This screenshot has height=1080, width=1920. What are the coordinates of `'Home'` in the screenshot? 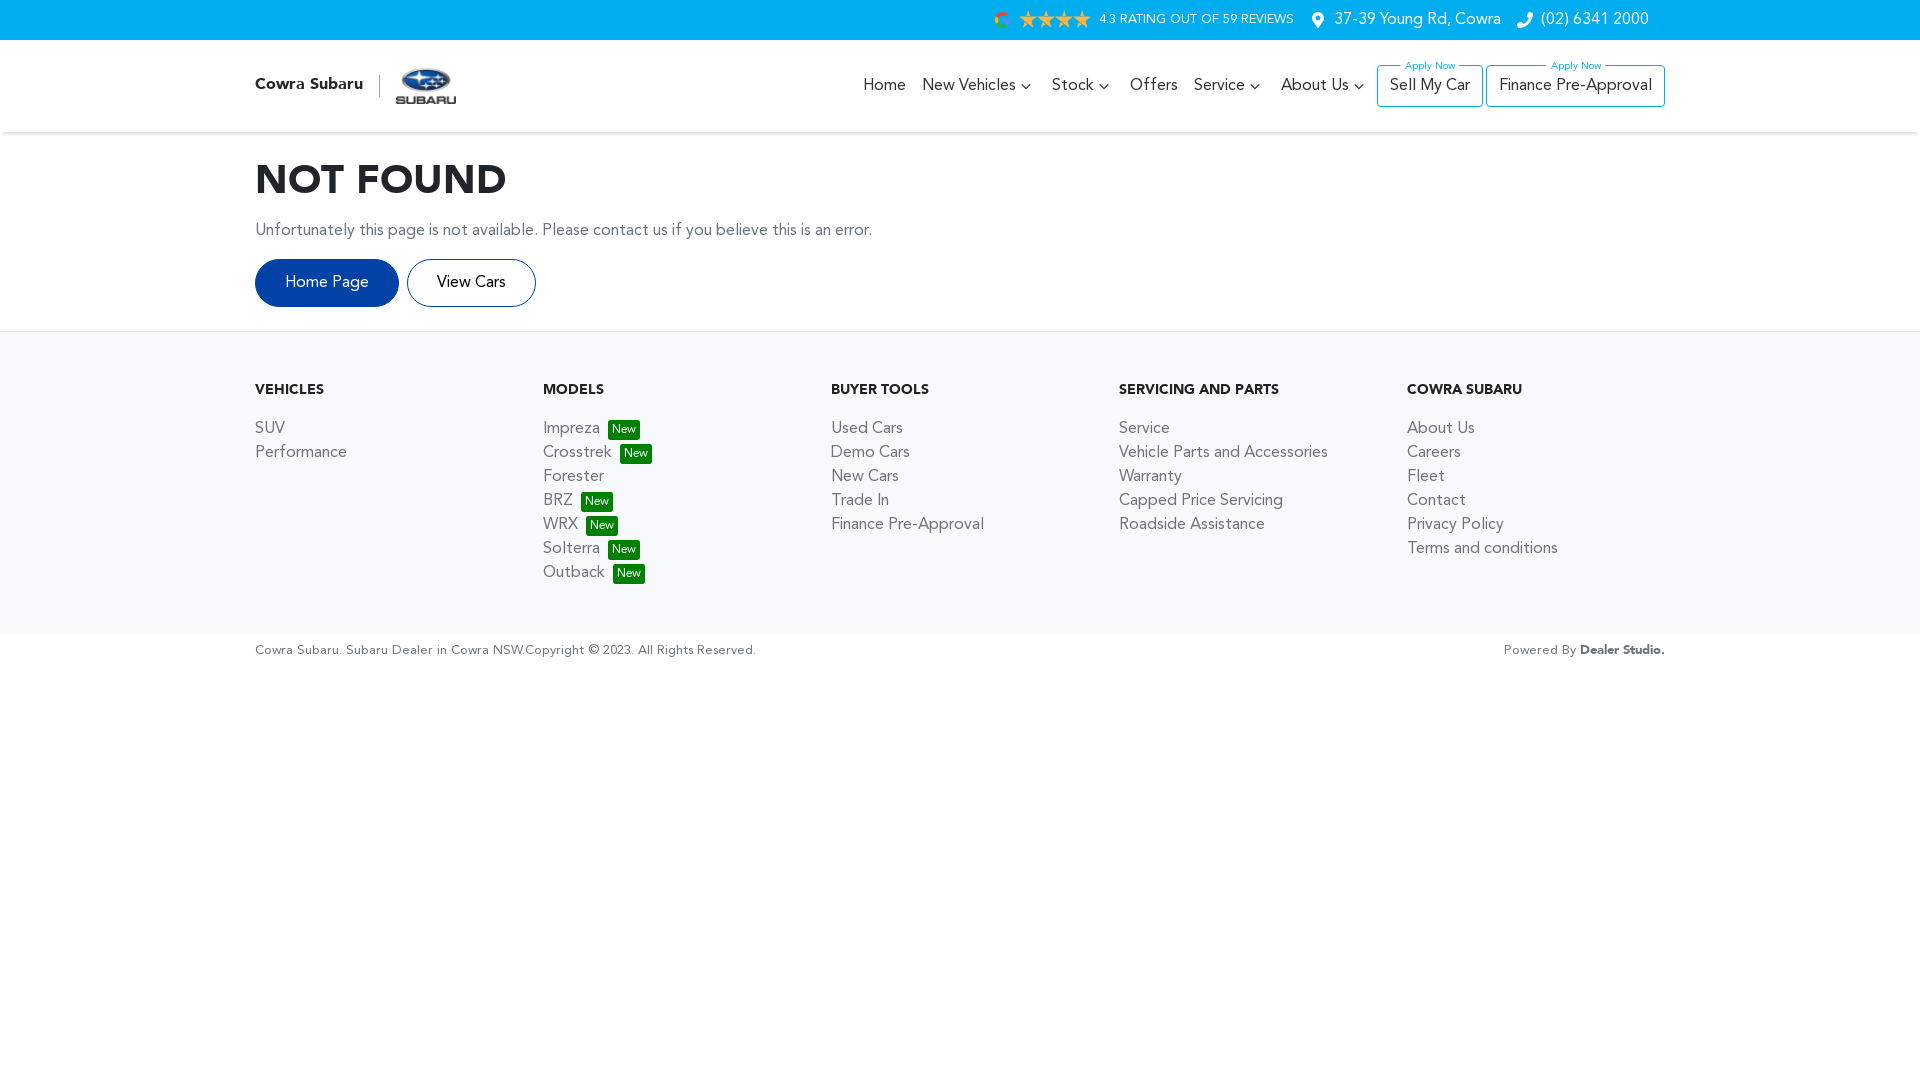 It's located at (883, 84).